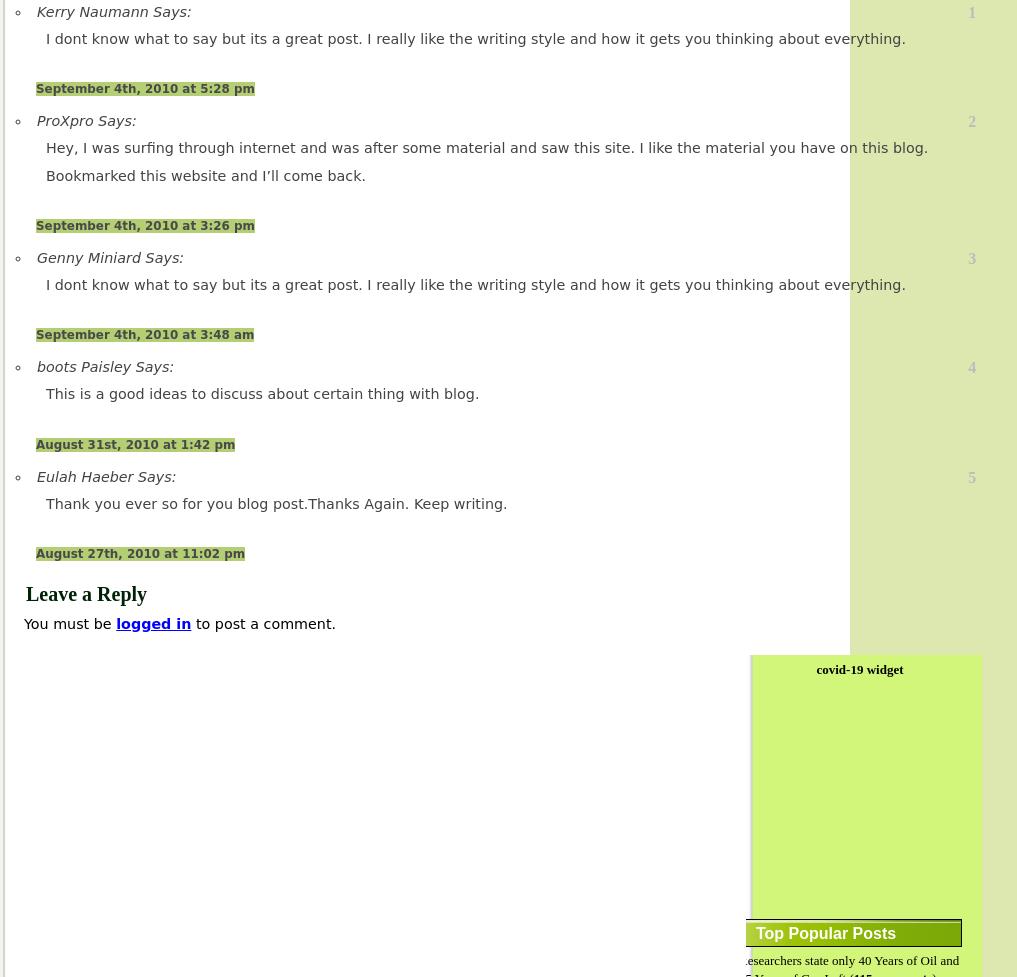 The height and width of the screenshot is (977, 1017). I want to click on 'logged in', so click(152, 623).